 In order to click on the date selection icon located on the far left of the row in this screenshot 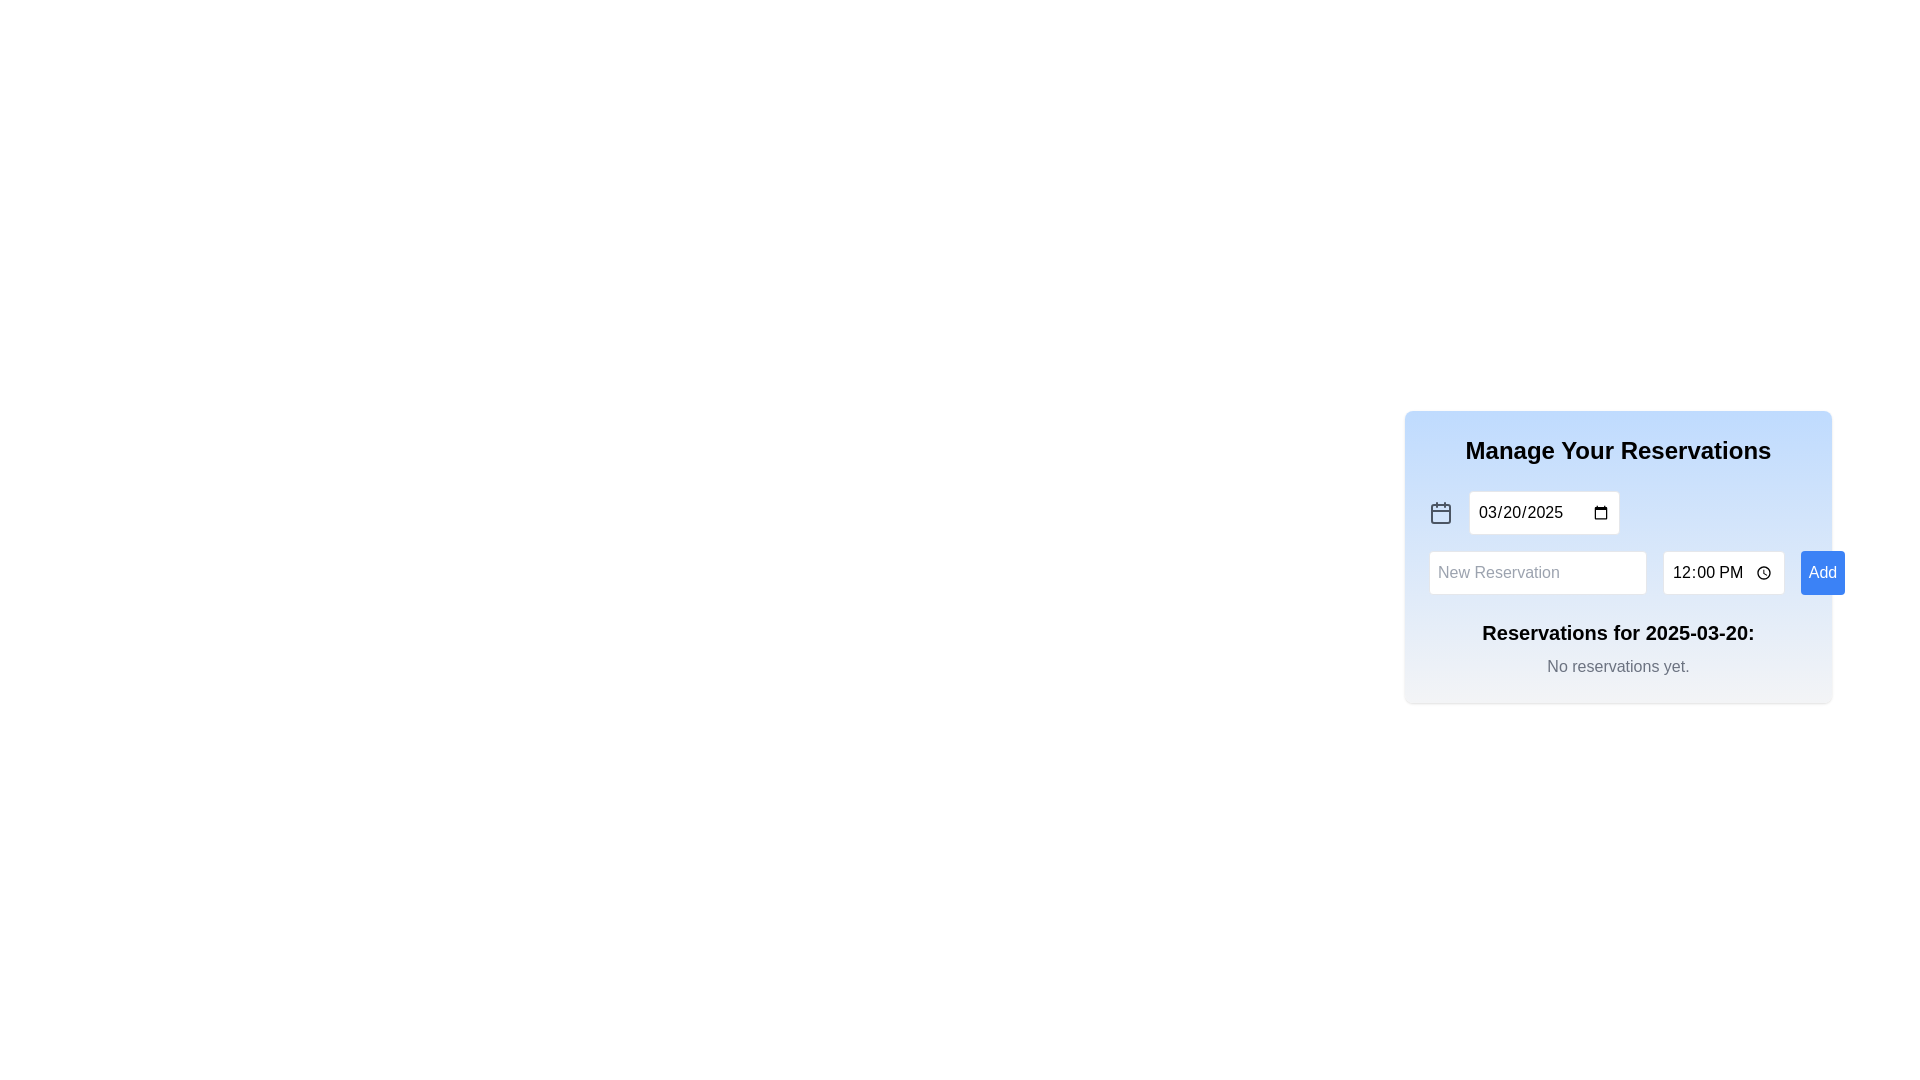, I will do `click(1440, 512)`.